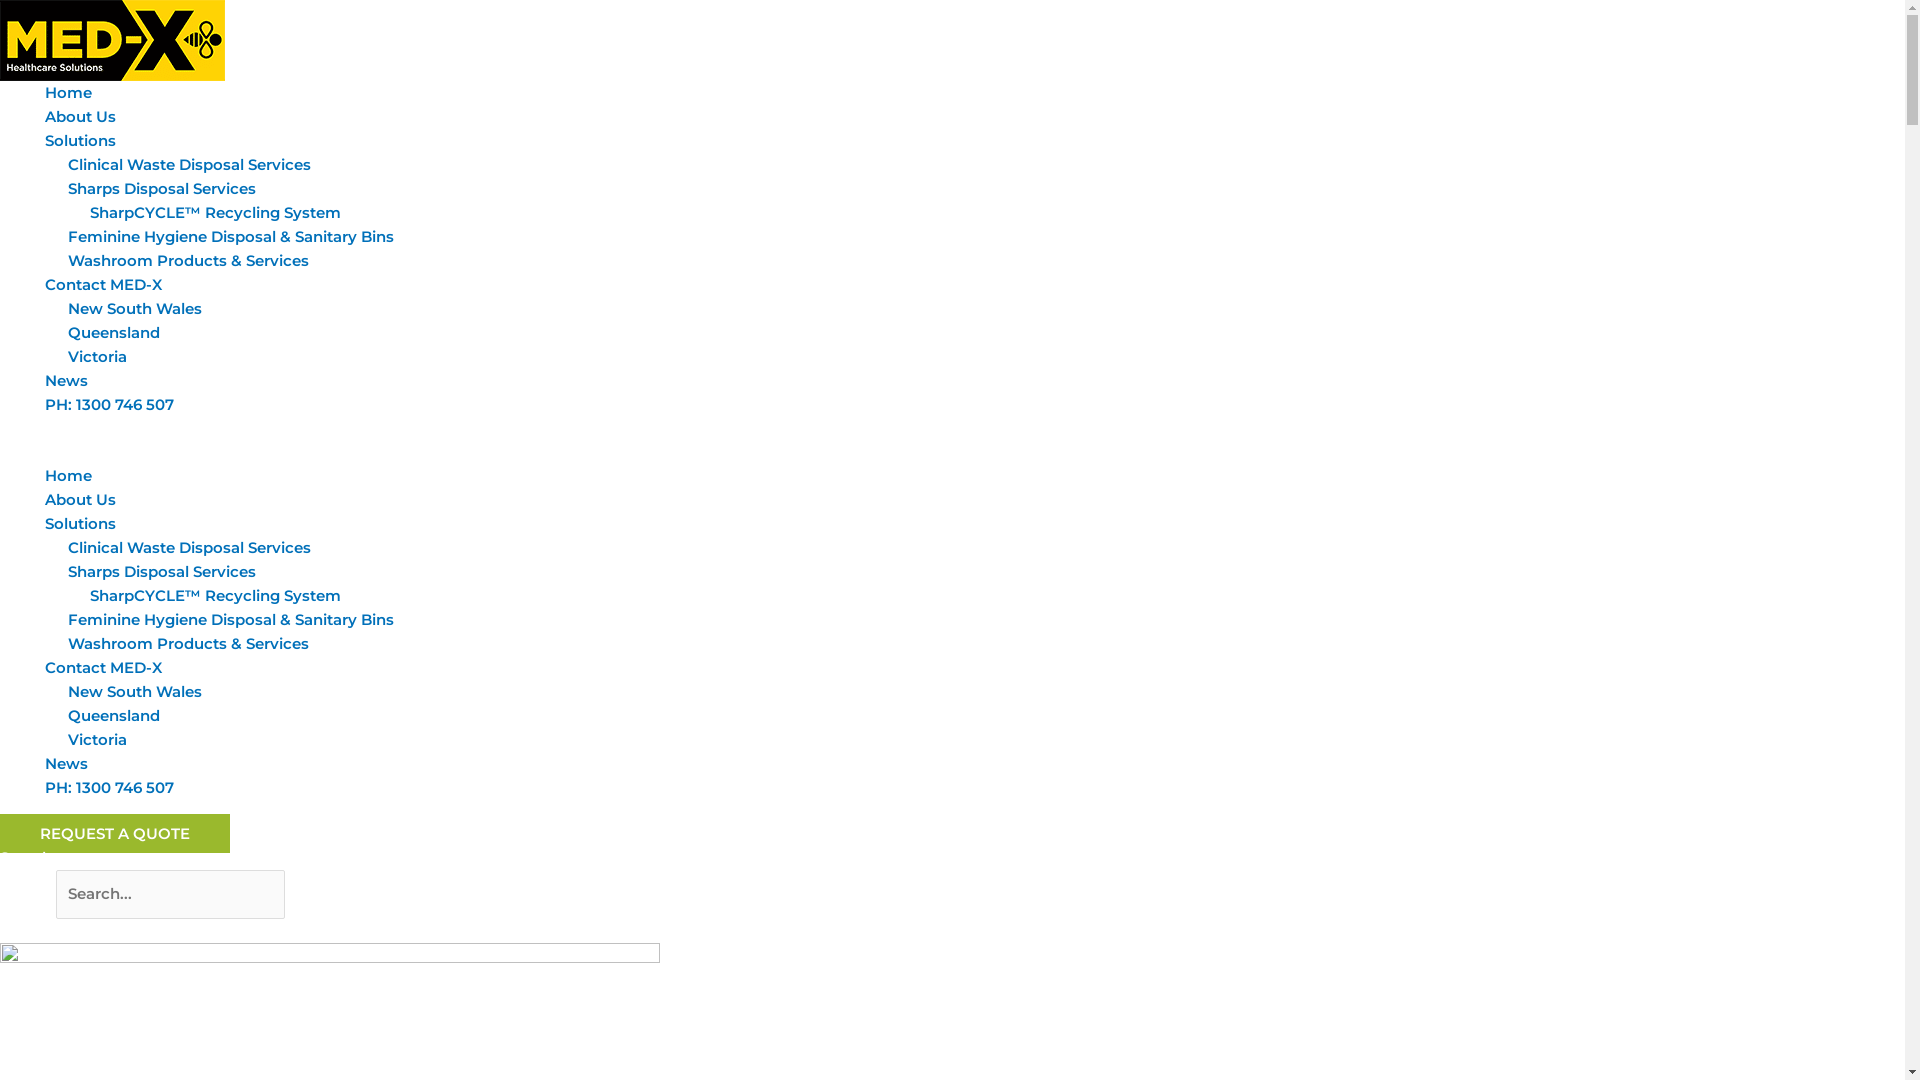  I want to click on 'Victoria', so click(96, 355).